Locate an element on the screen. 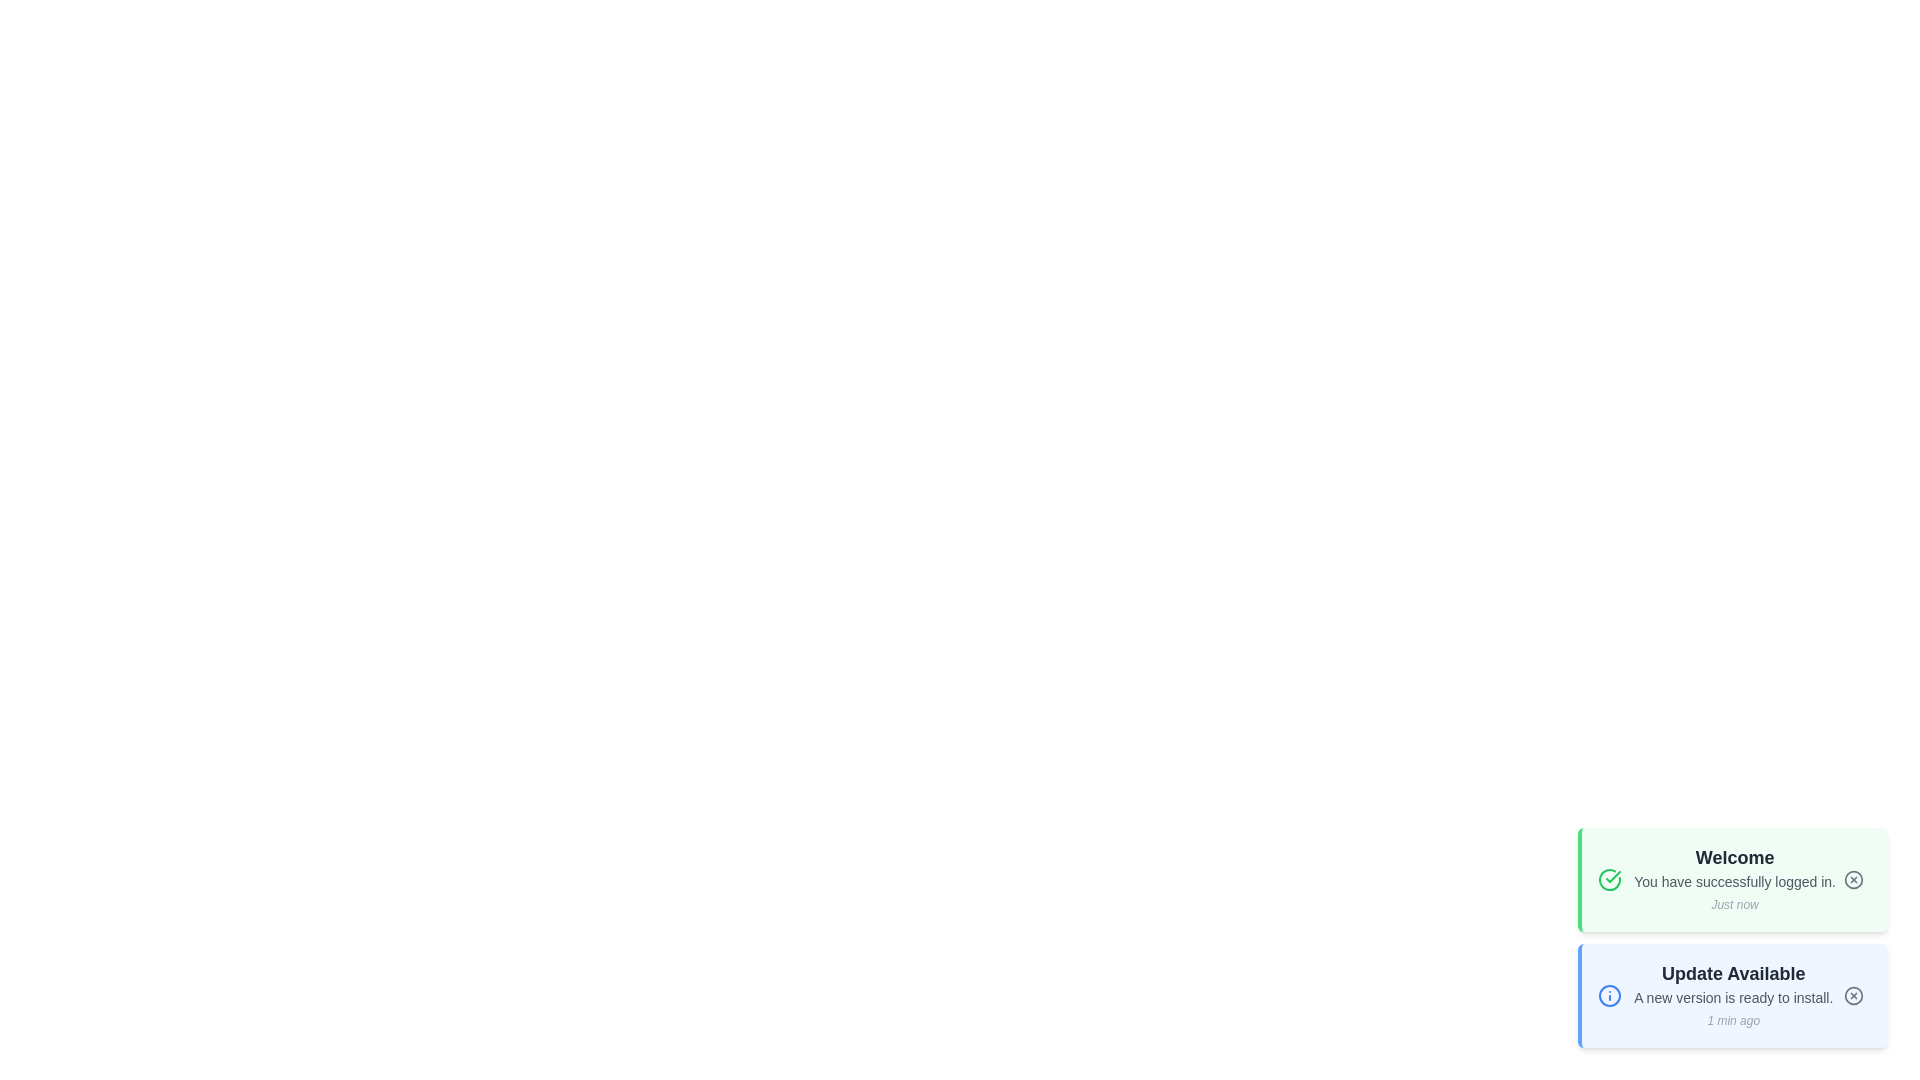 The width and height of the screenshot is (1920, 1080). the icon associated with the notification type is located at coordinates (1609, 878).